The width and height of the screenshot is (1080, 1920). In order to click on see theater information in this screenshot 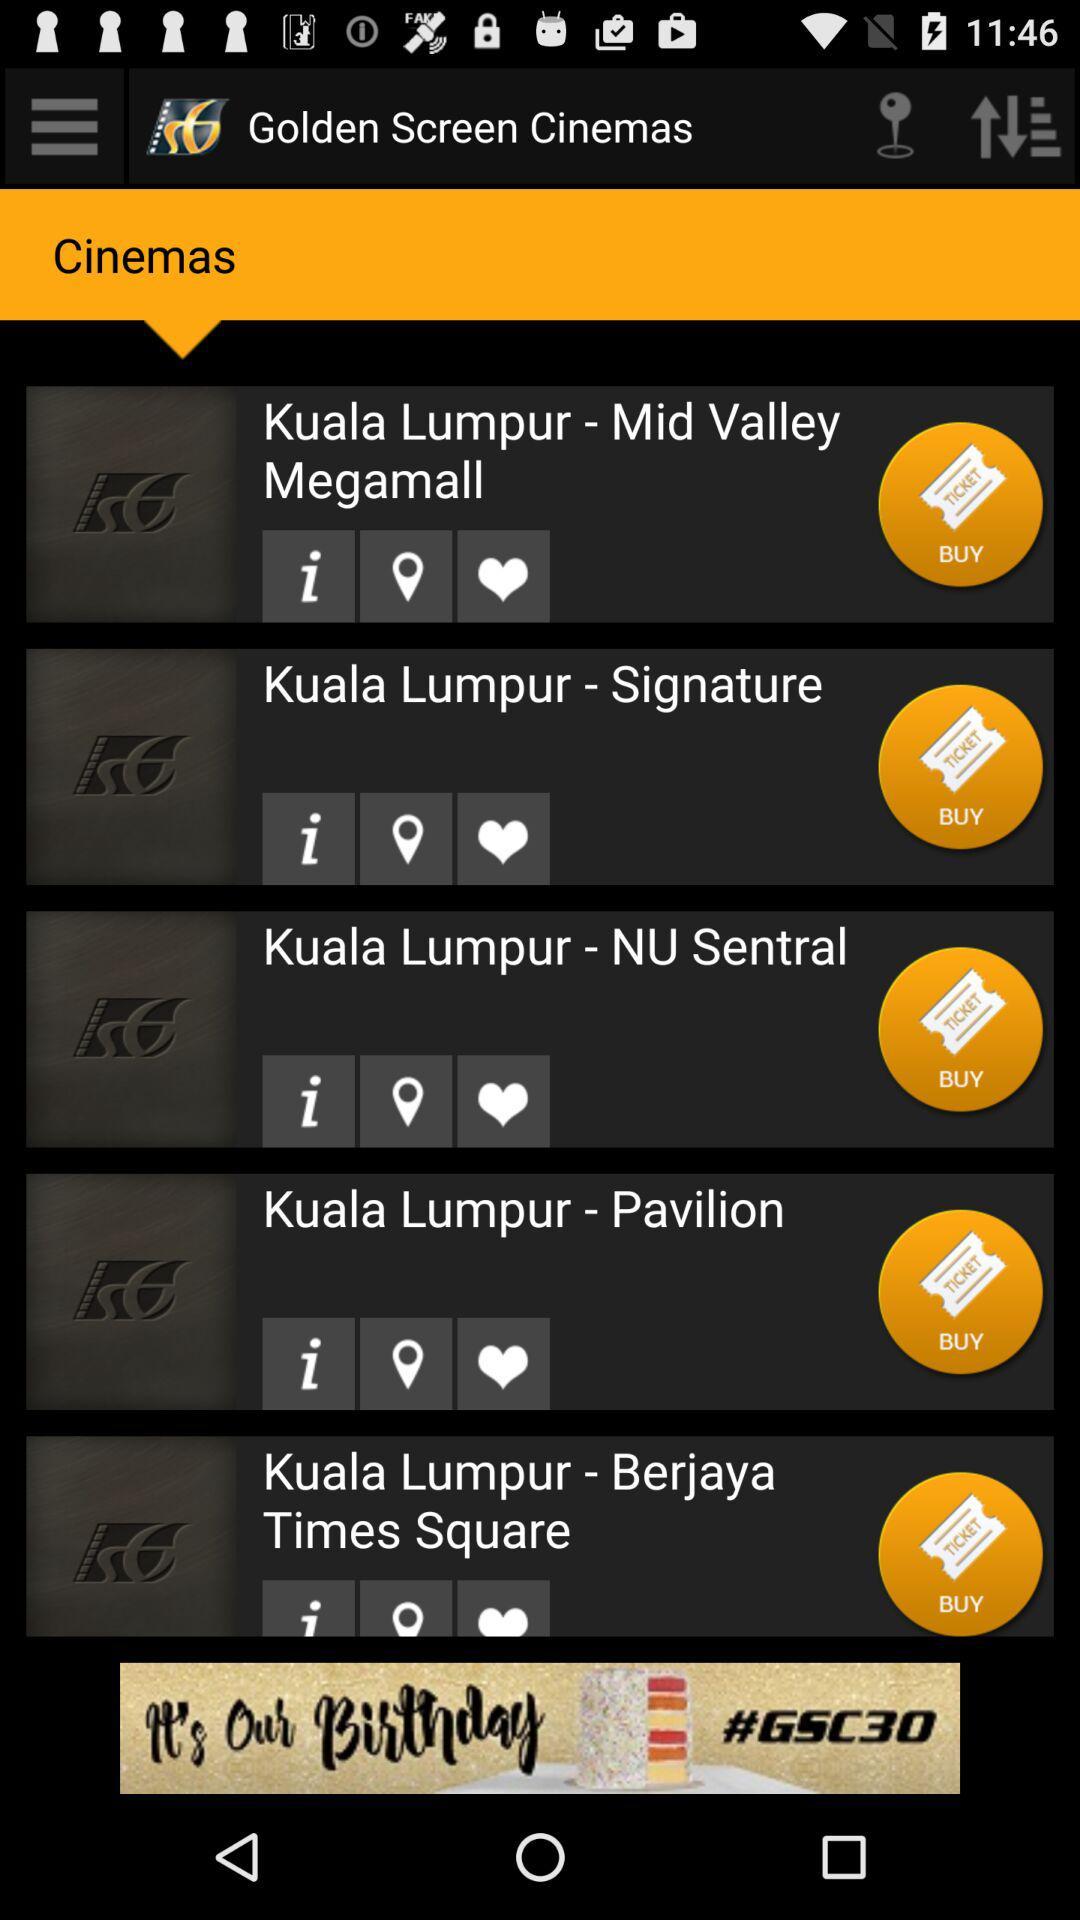, I will do `click(308, 838)`.